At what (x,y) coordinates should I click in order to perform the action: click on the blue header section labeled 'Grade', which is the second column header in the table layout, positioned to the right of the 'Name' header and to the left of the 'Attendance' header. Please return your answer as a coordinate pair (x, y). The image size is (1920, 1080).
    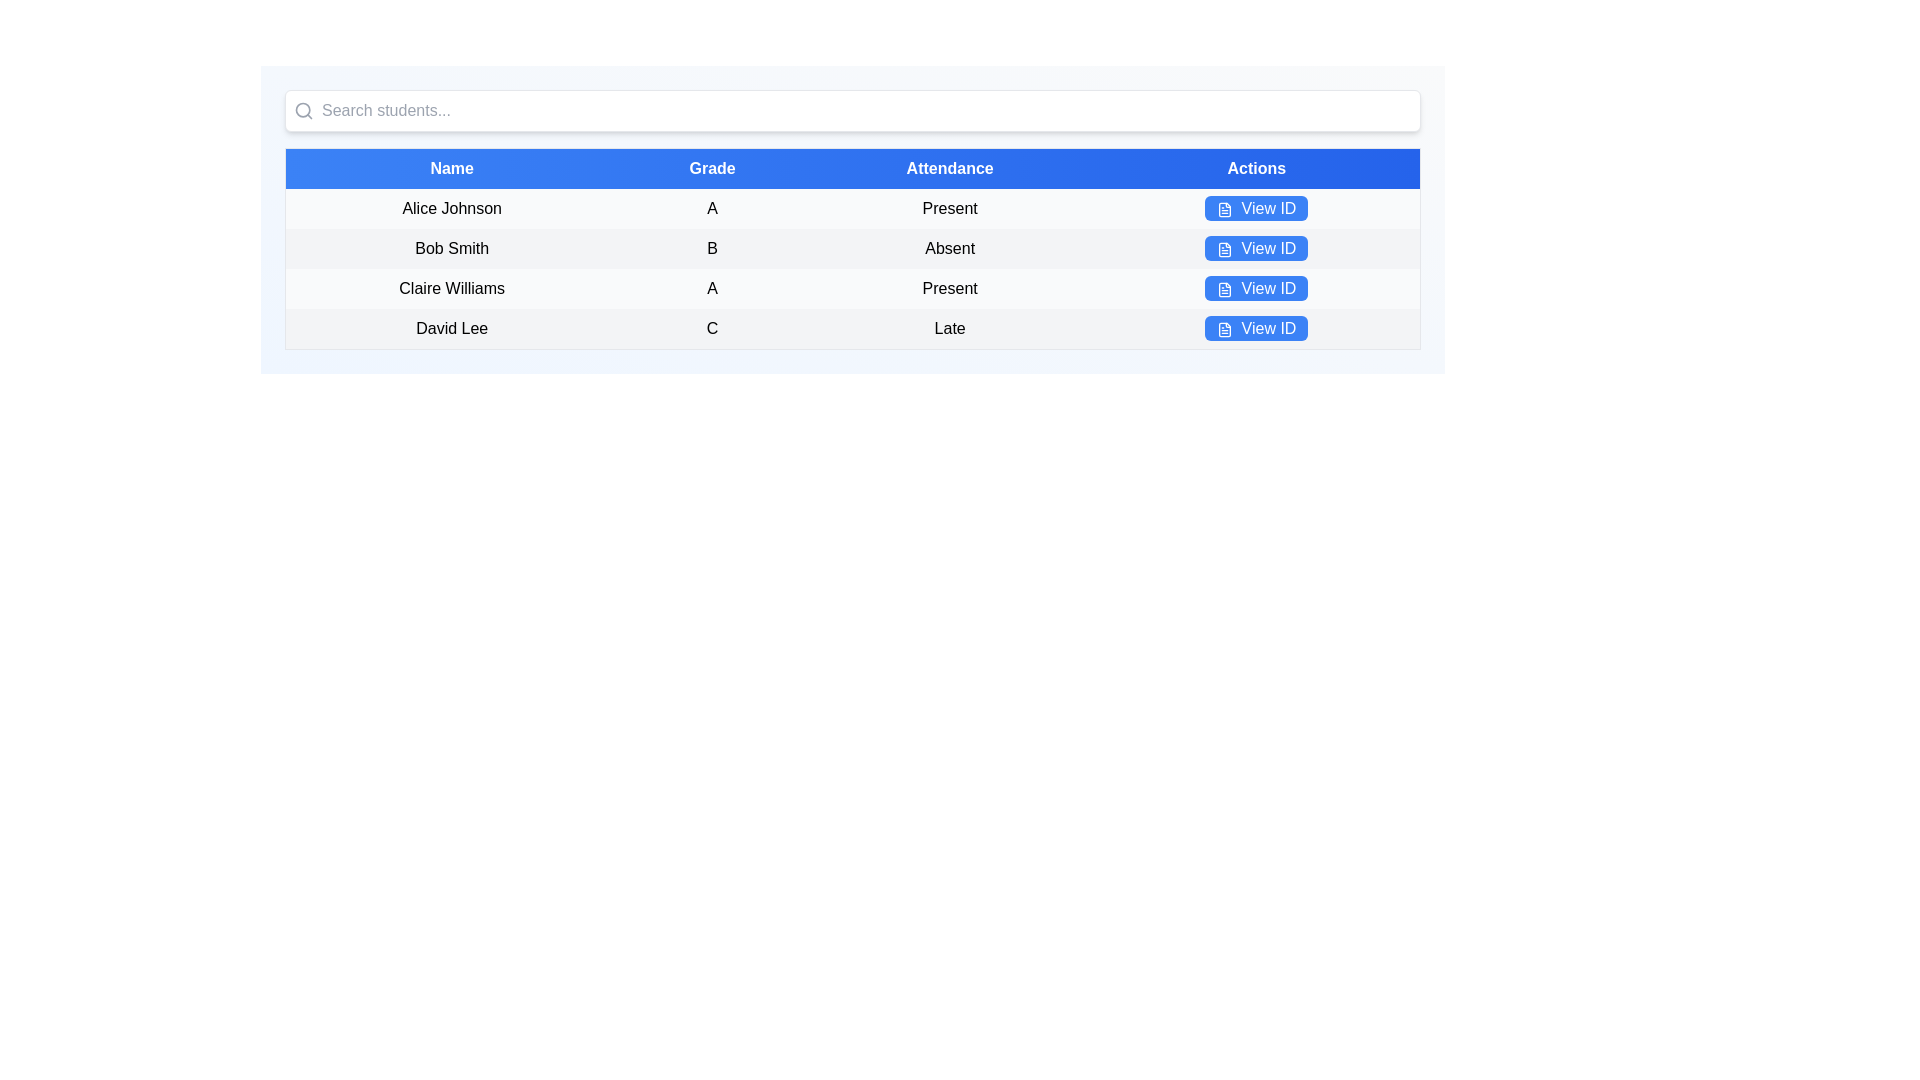
    Looking at the image, I should click on (712, 167).